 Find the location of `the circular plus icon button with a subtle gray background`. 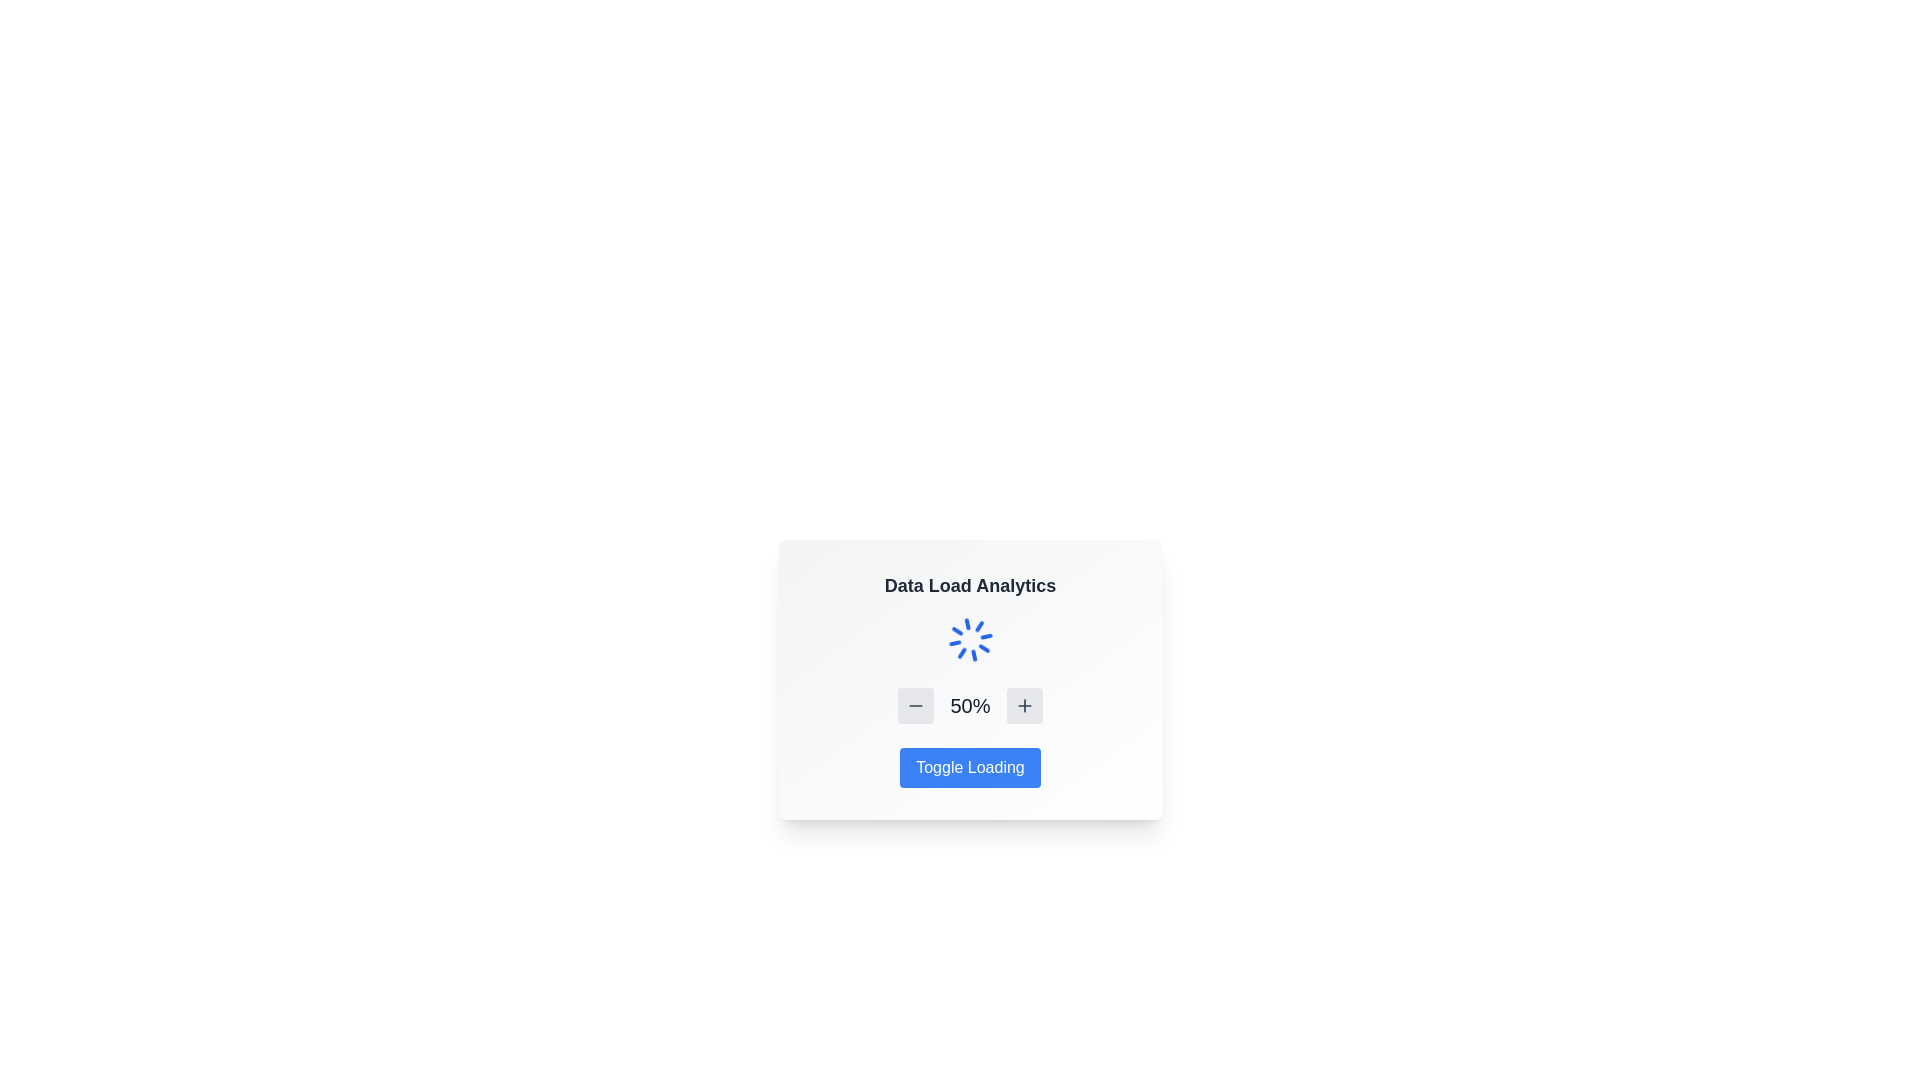

the circular plus icon button with a subtle gray background is located at coordinates (1024, 704).